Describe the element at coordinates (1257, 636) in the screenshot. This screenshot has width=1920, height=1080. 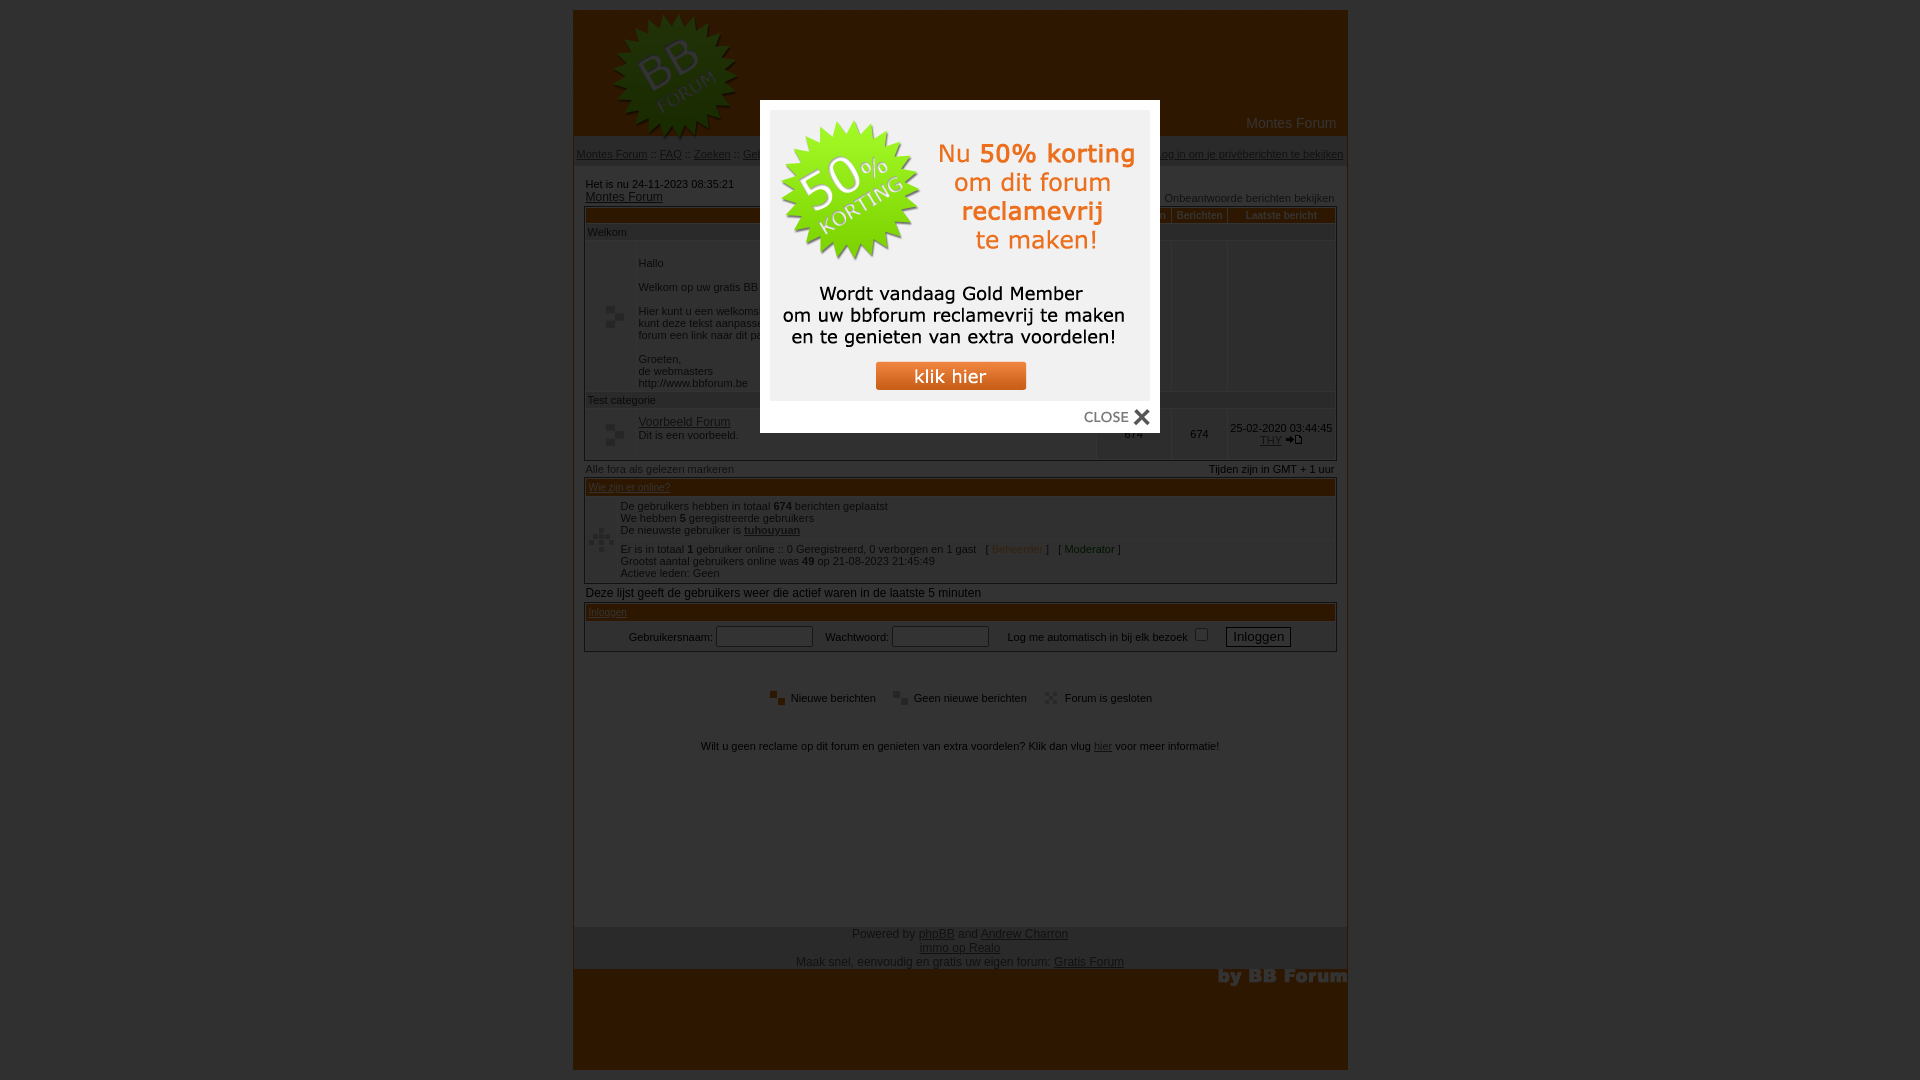
I see `'Inloggen'` at that location.